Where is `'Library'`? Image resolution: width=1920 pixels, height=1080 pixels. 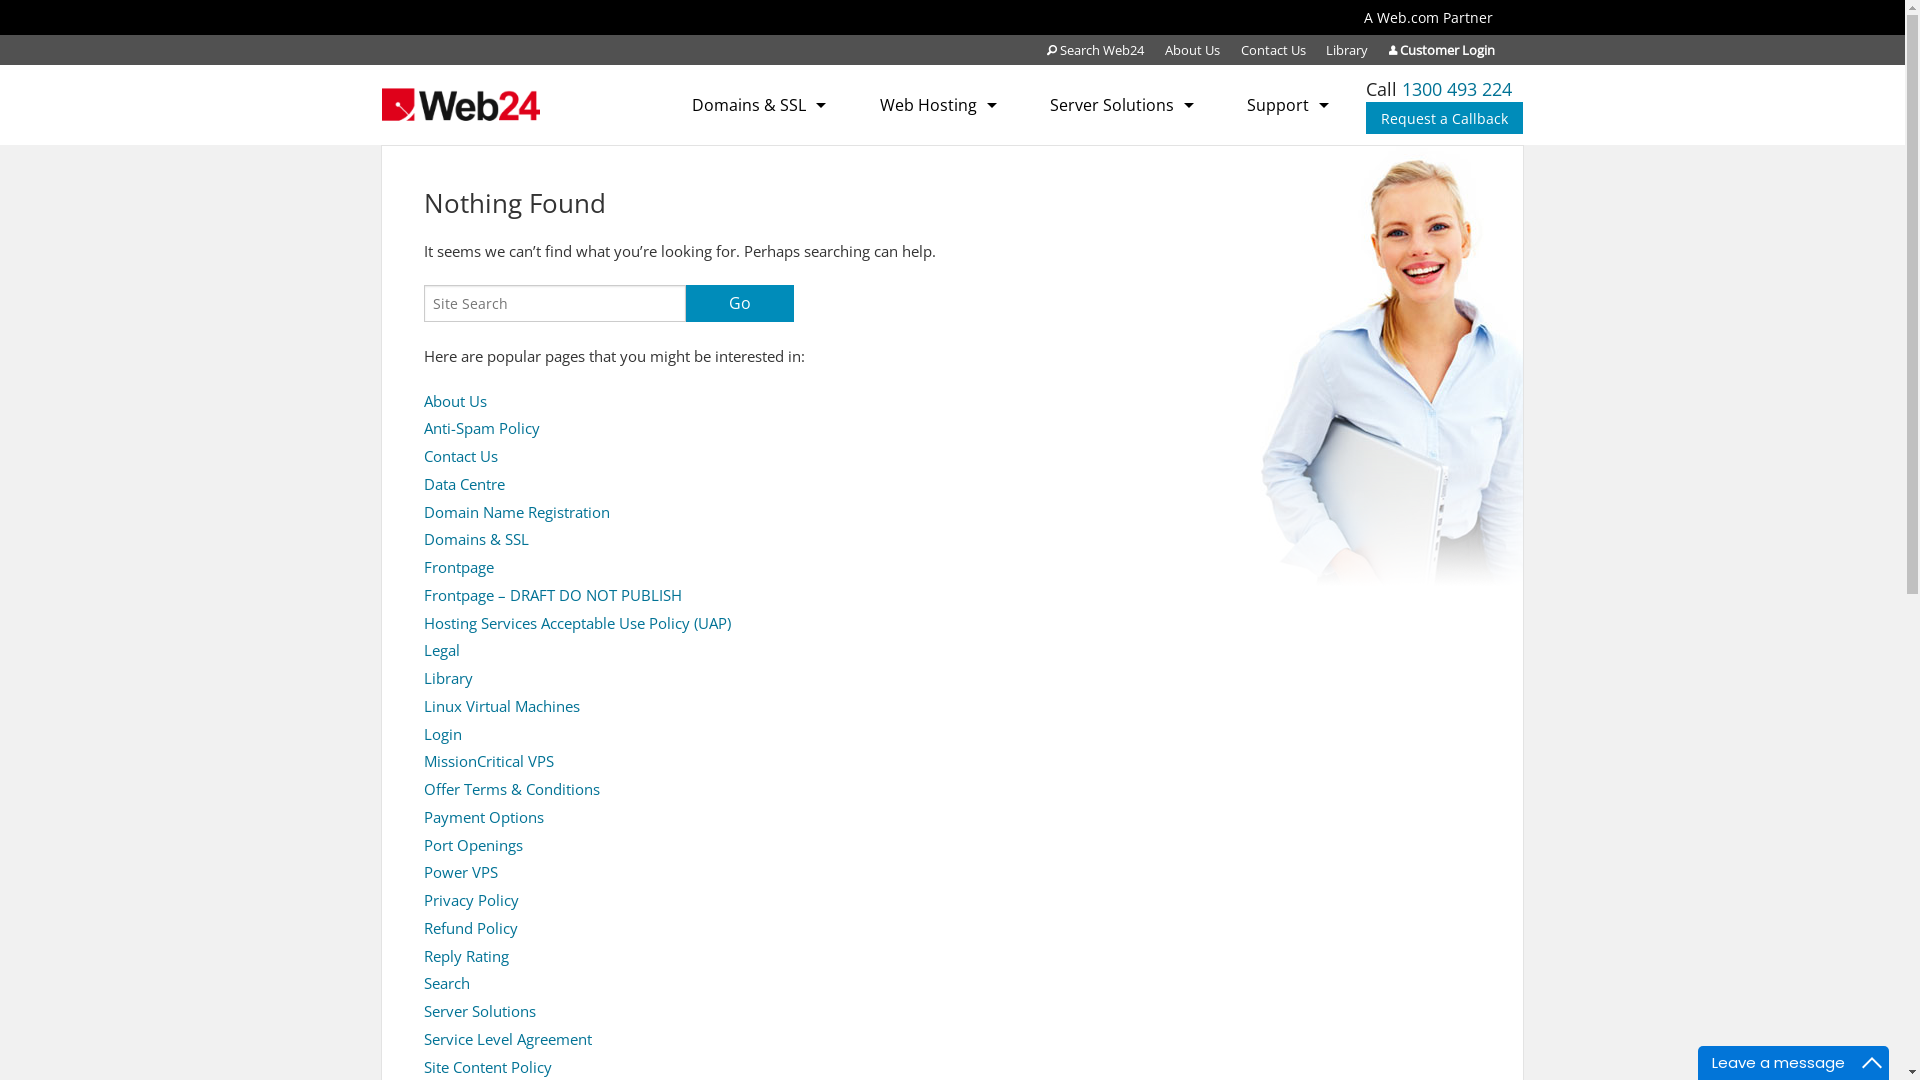
'Library' is located at coordinates (1347, 49).